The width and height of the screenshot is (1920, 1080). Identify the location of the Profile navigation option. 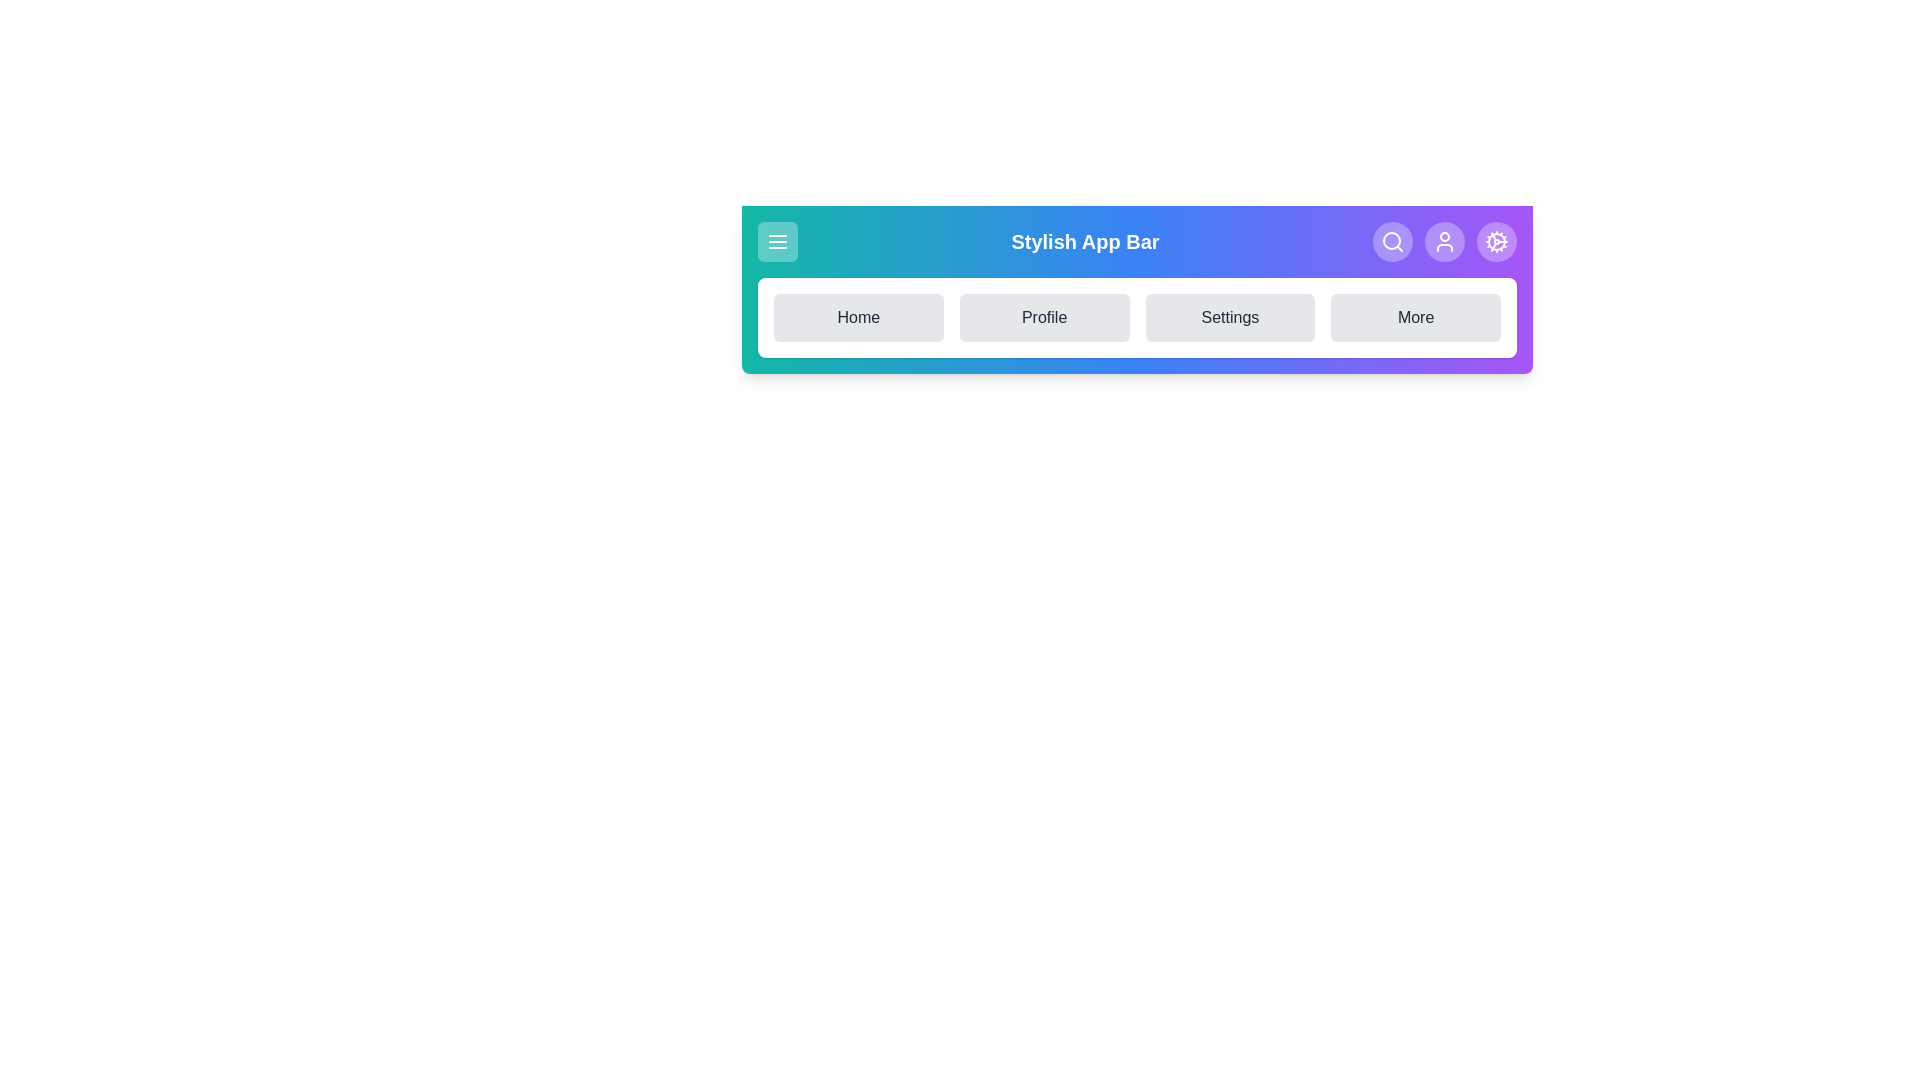
(1043, 316).